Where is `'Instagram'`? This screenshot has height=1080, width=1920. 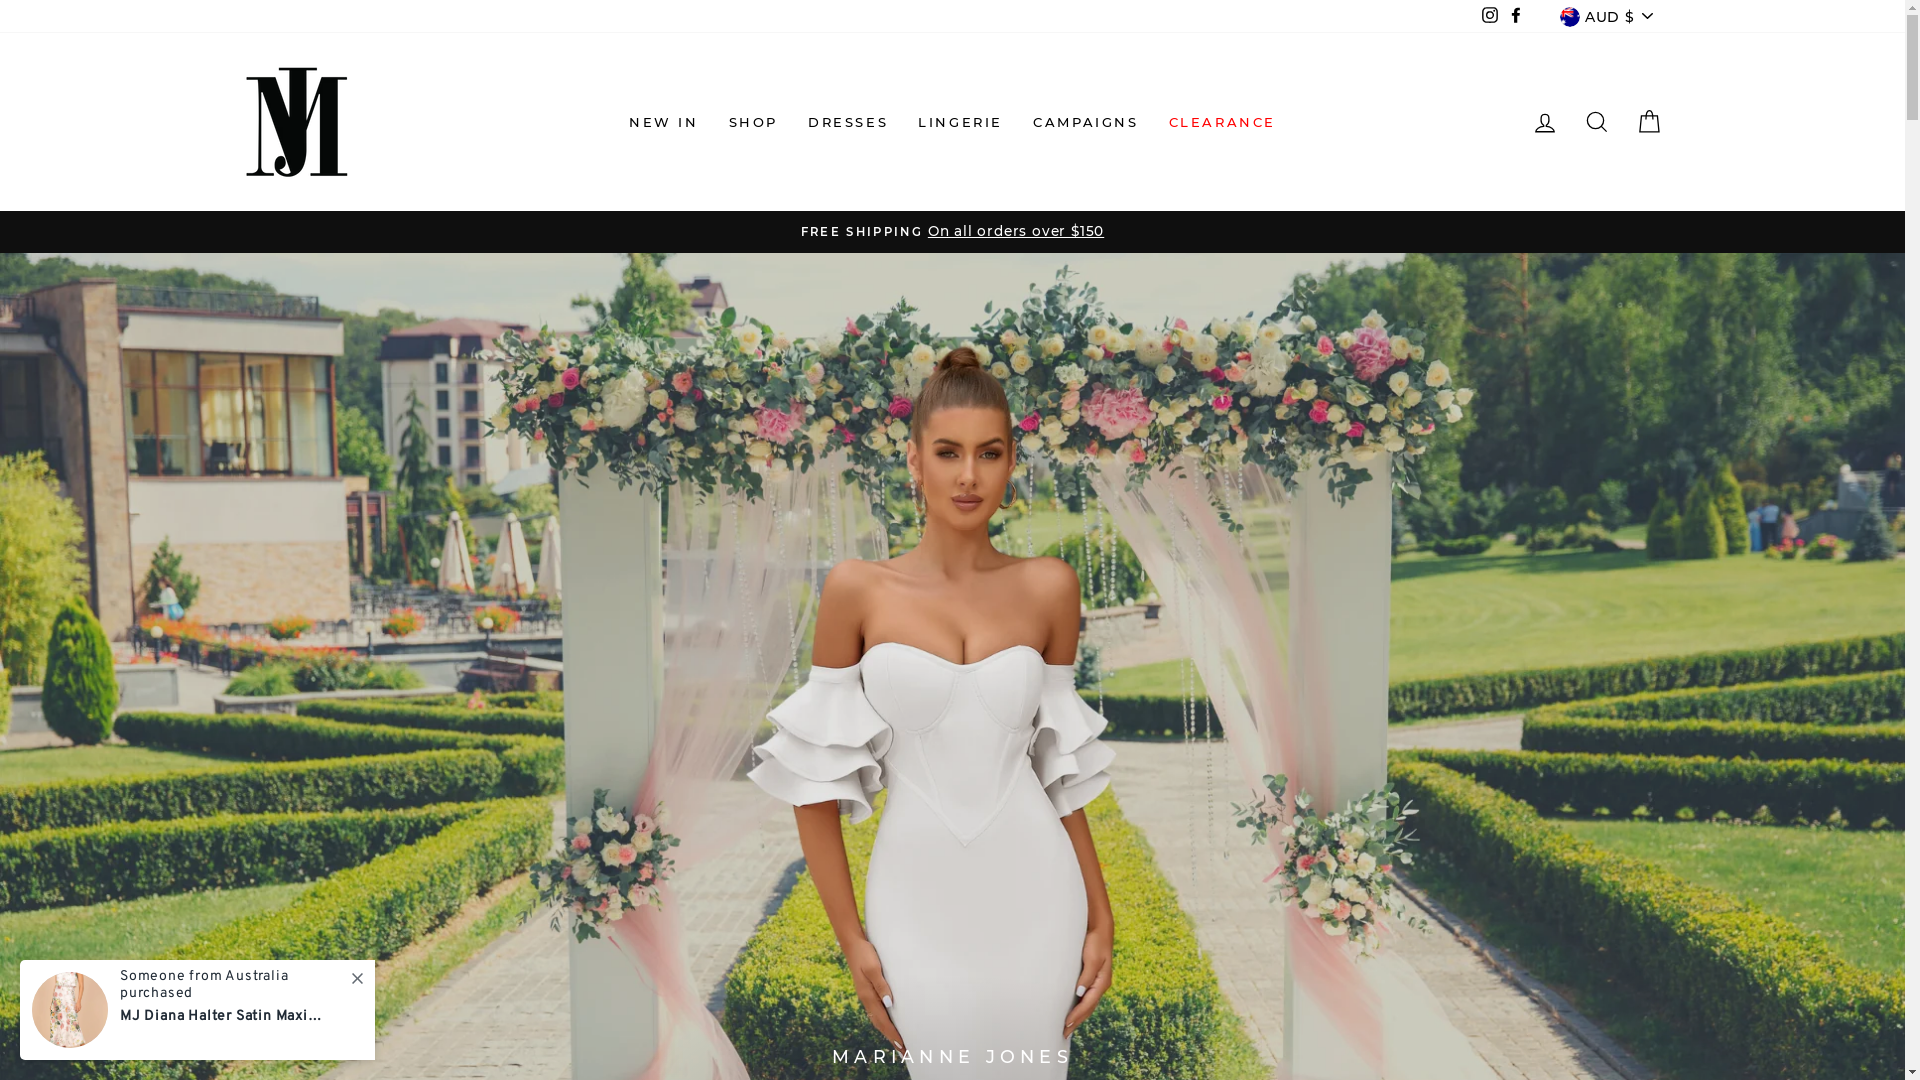 'Instagram' is located at coordinates (1489, 16).